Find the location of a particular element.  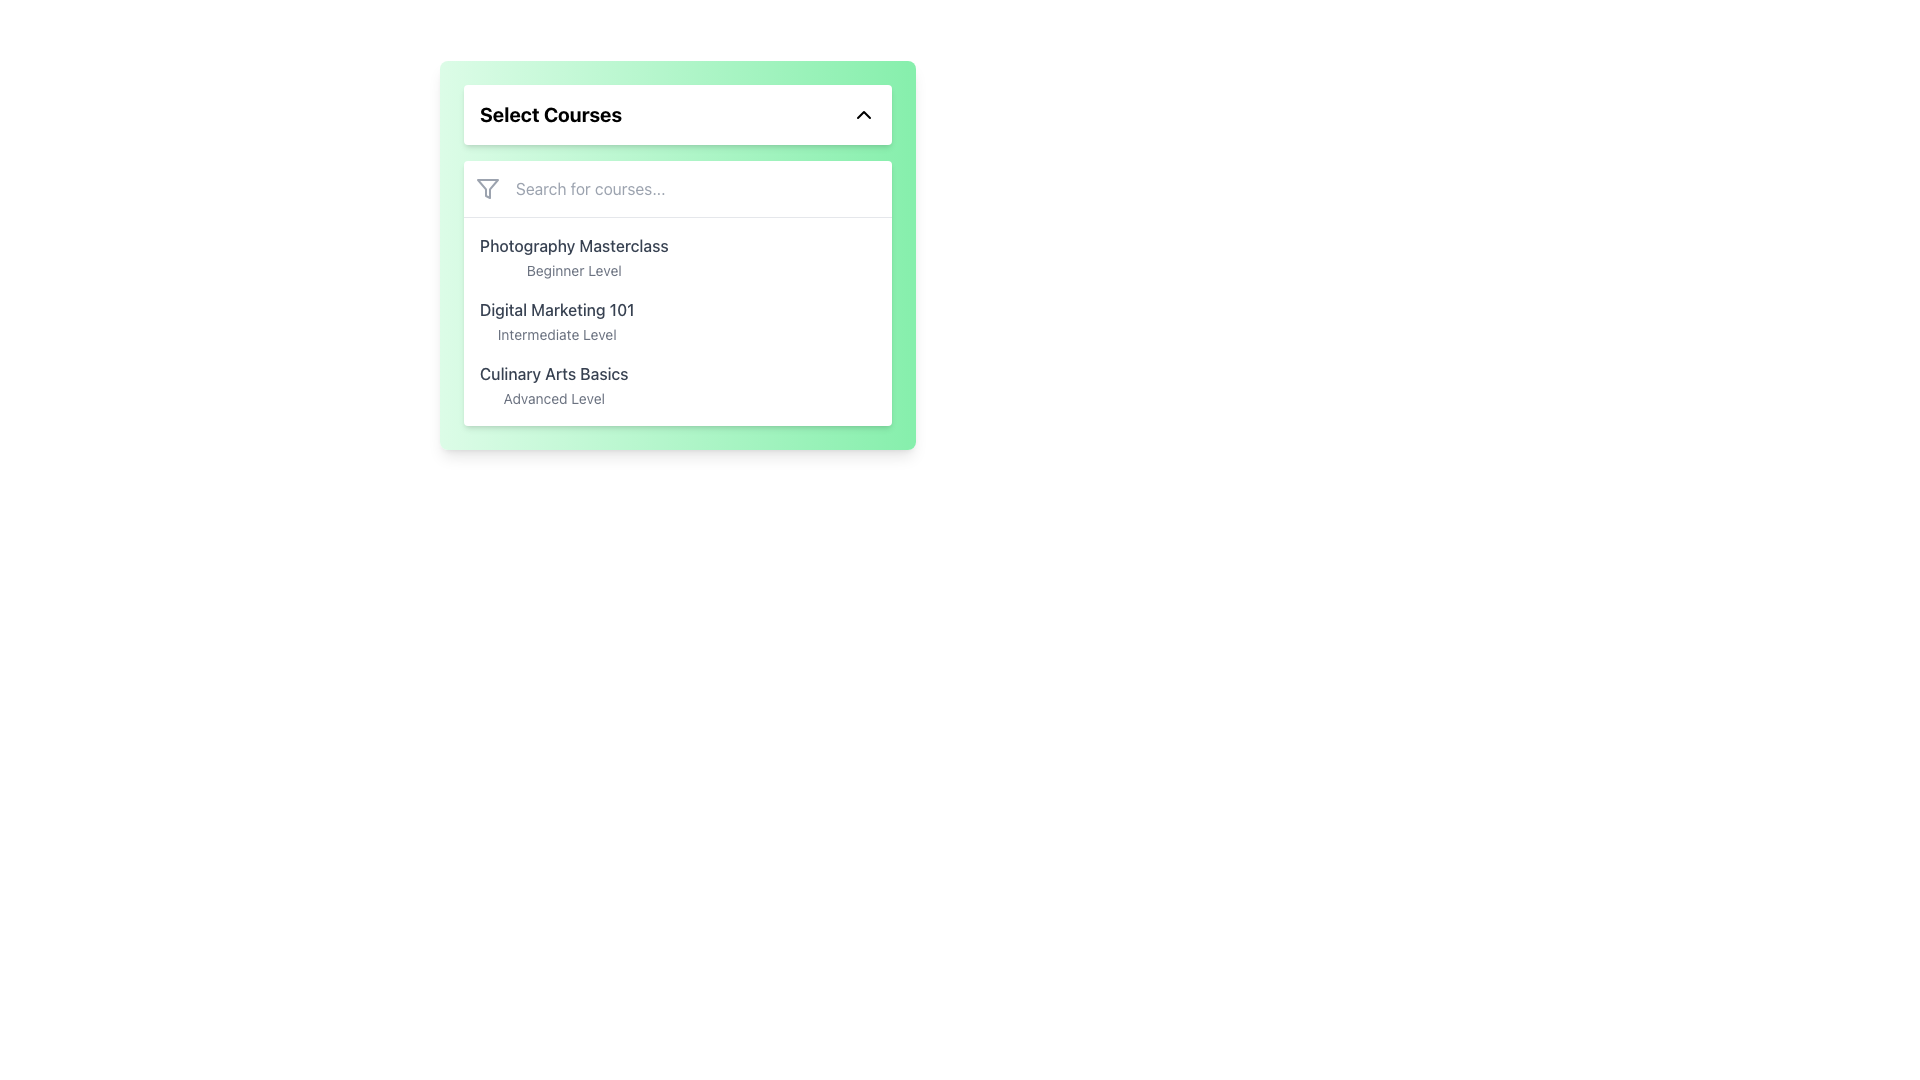

the list item labeled 'Culinary Arts Basics' is located at coordinates (677, 385).